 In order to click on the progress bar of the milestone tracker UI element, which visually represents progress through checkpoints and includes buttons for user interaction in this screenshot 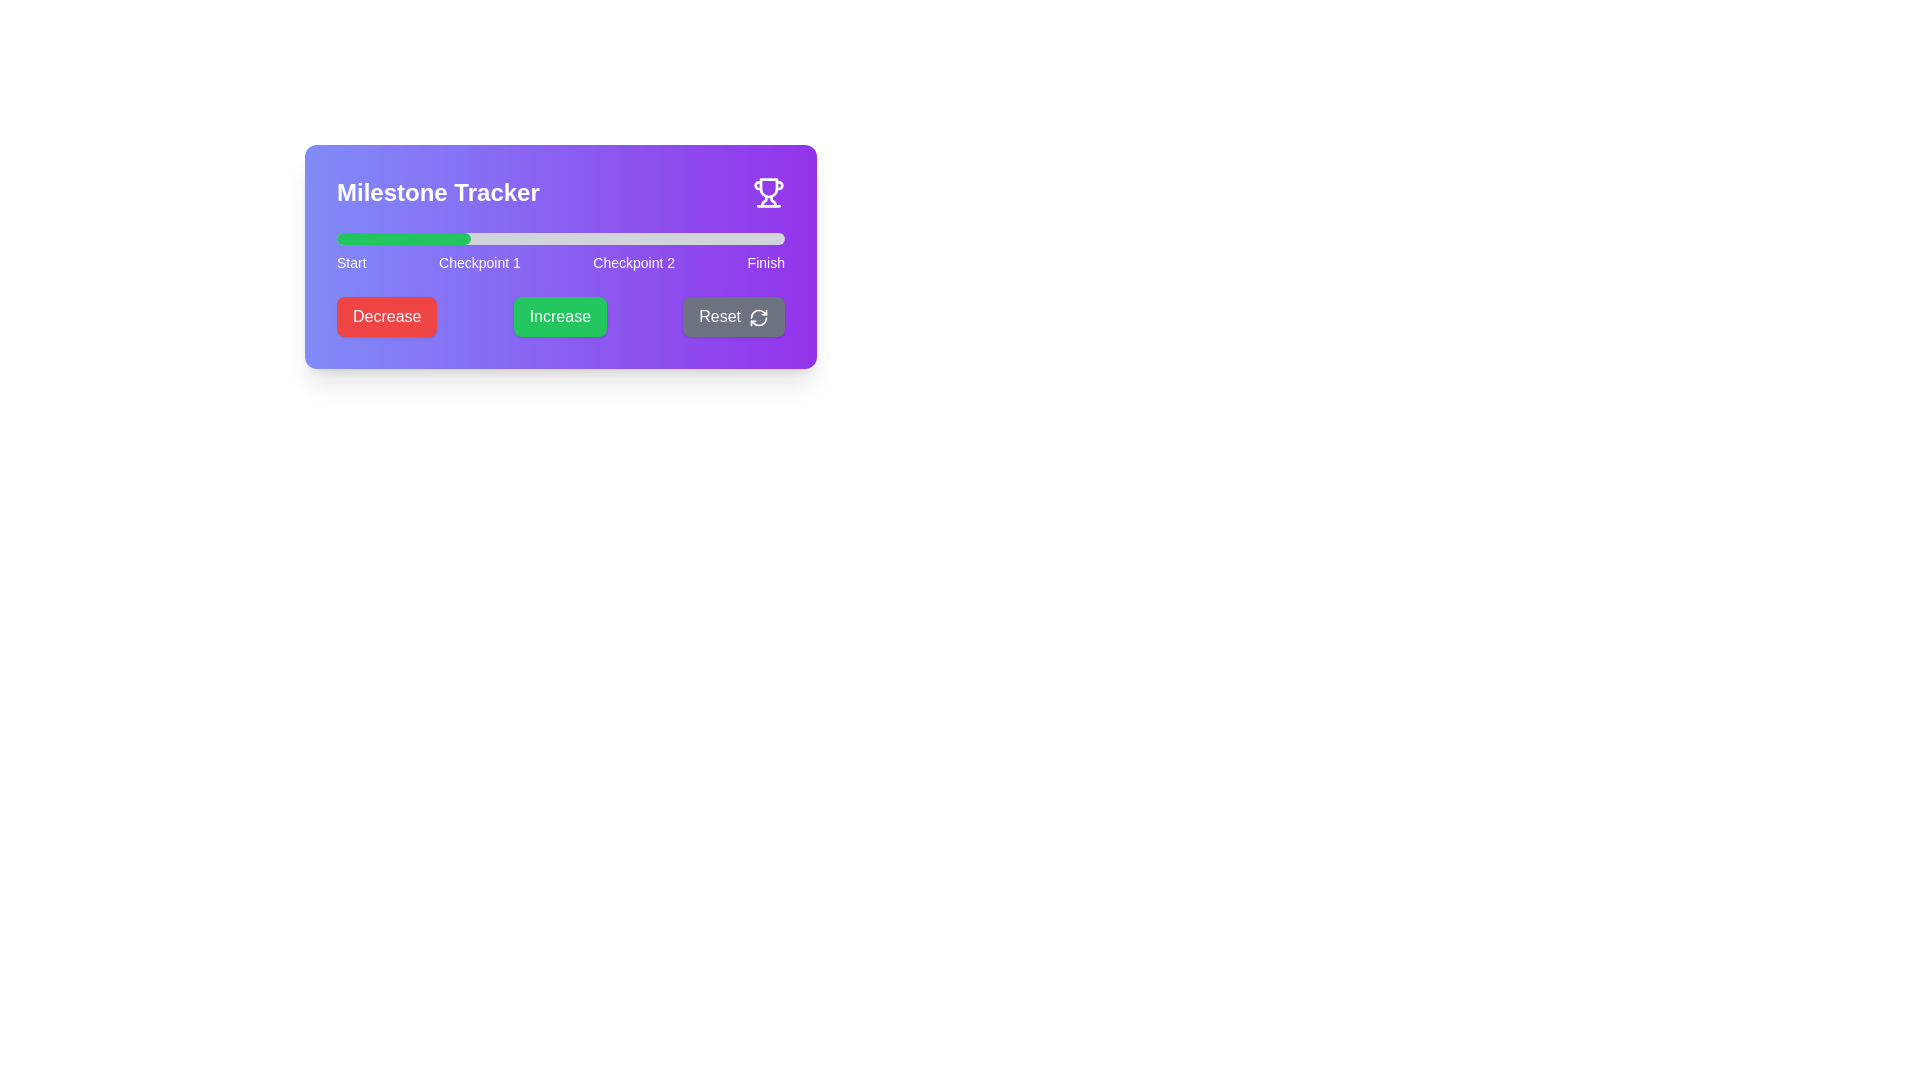, I will do `click(560, 256)`.